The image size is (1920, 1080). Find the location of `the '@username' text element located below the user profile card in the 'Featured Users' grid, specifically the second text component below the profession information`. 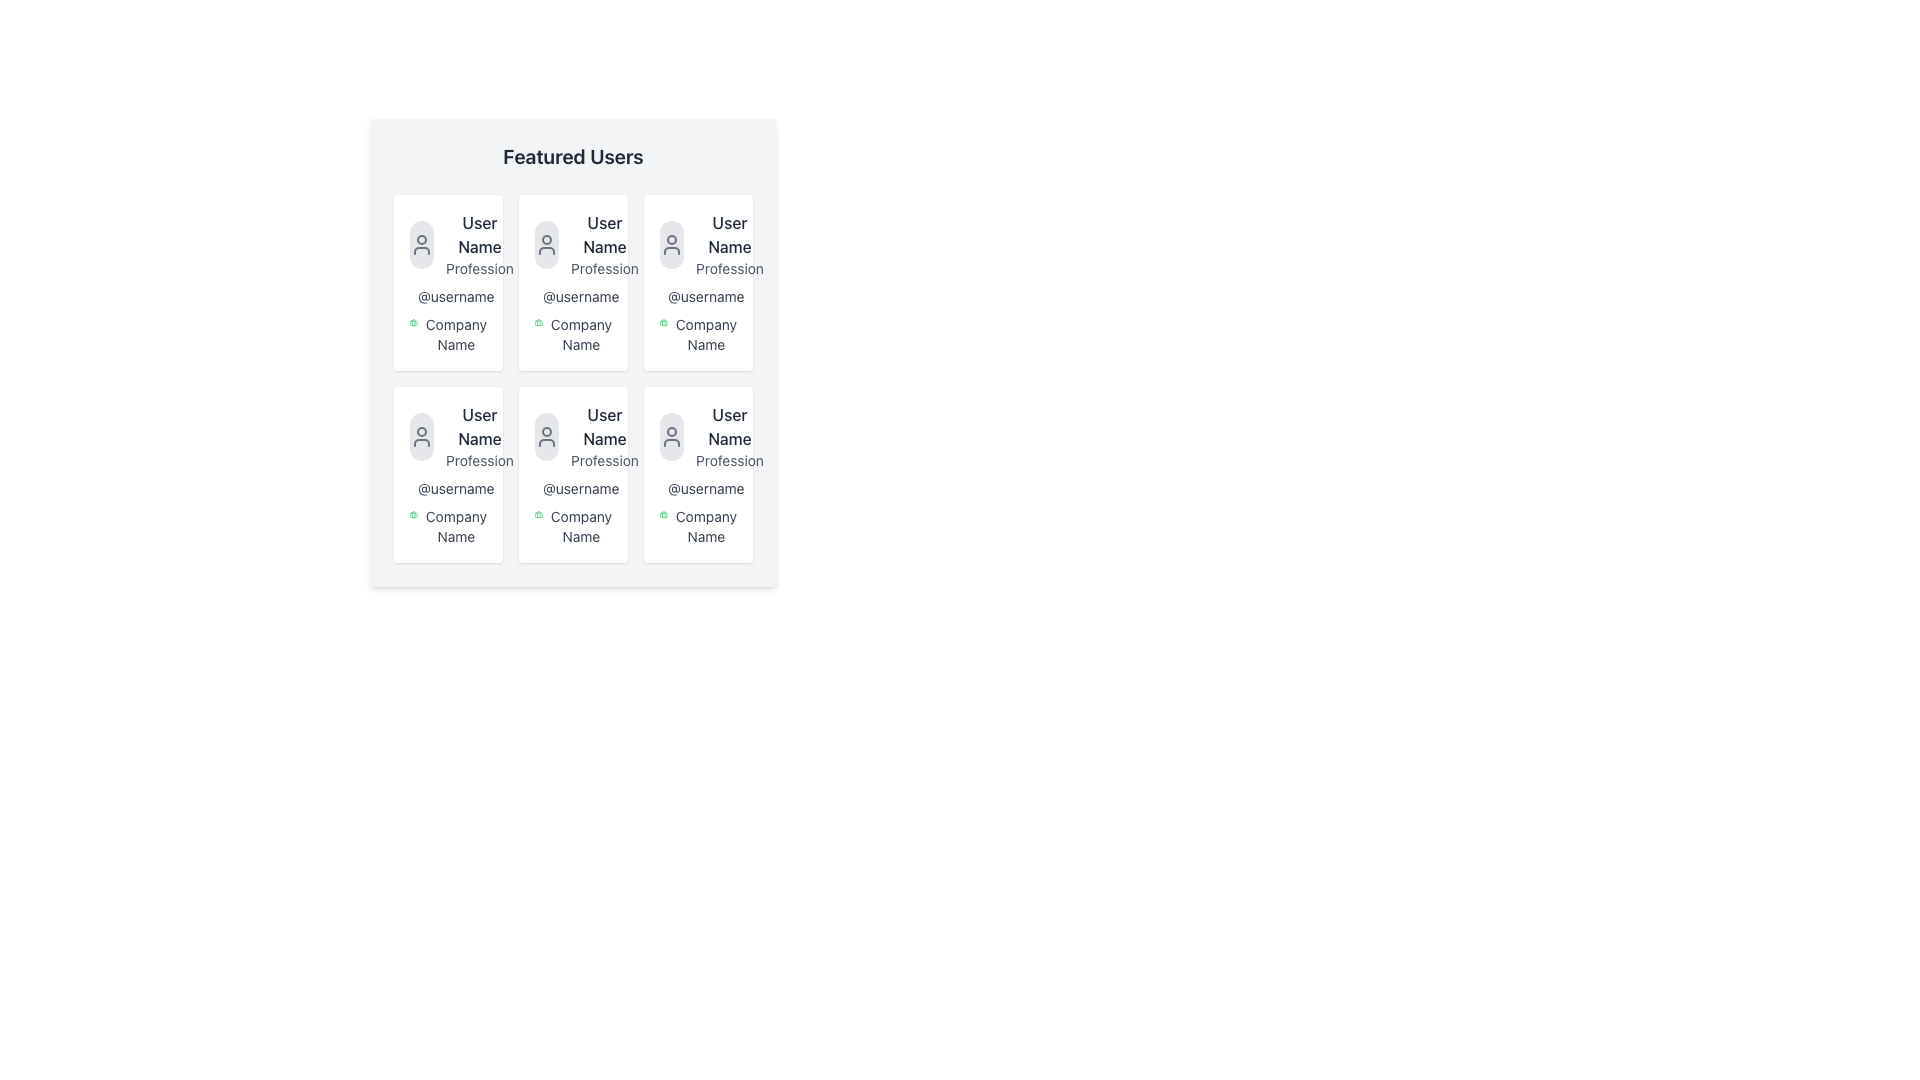

the '@username' text element located below the user profile card in the 'Featured Users' grid, specifically the second text component below the profession information is located at coordinates (579, 489).